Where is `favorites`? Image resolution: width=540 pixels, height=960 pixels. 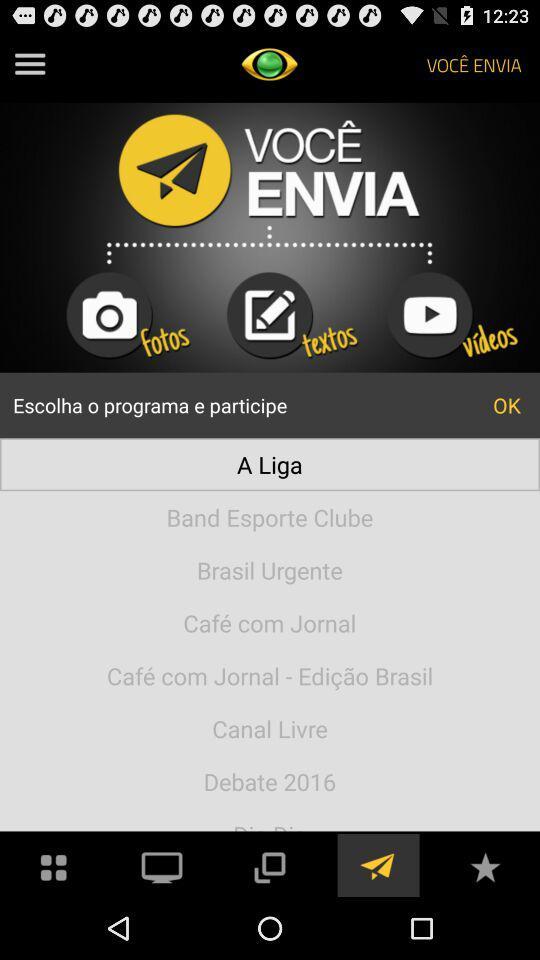
favorites is located at coordinates (484, 864).